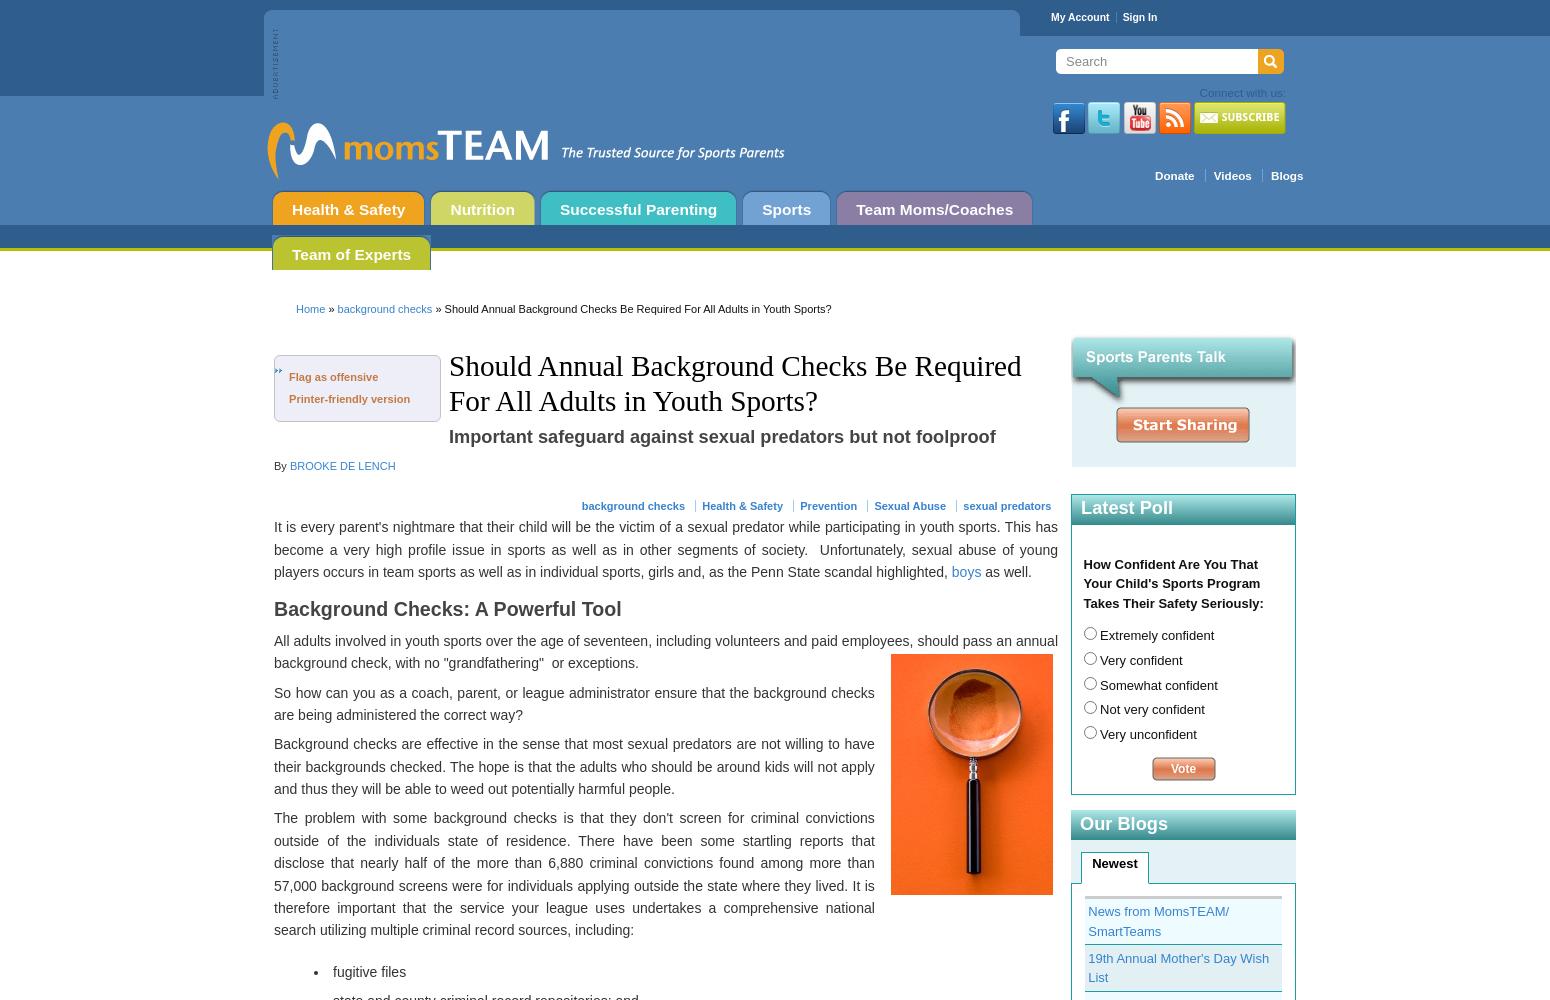 This screenshot has height=1000, width=1550. I want to click on 'Our Blogs', so click(1123, 822).